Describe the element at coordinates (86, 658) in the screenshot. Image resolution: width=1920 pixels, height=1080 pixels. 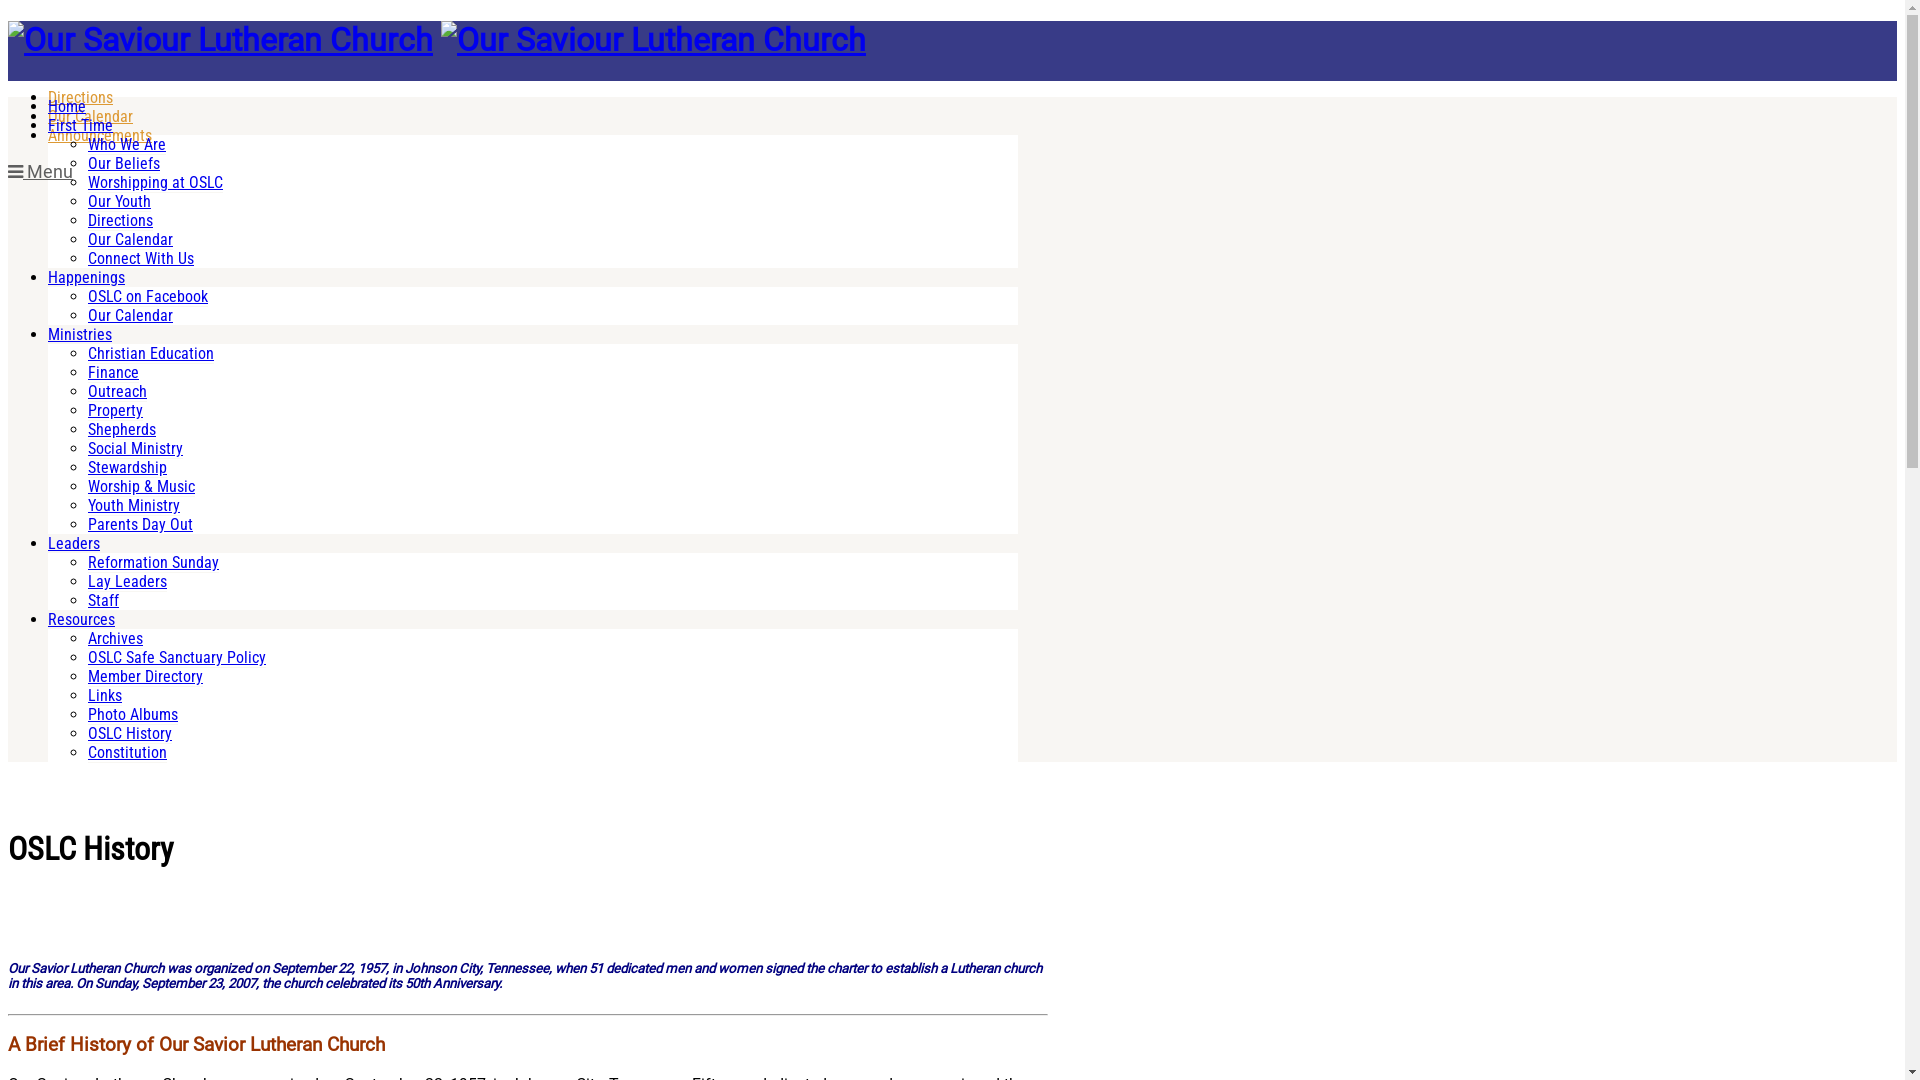
I see `'OSLC Safe Sanctuary Policy'` at that location.